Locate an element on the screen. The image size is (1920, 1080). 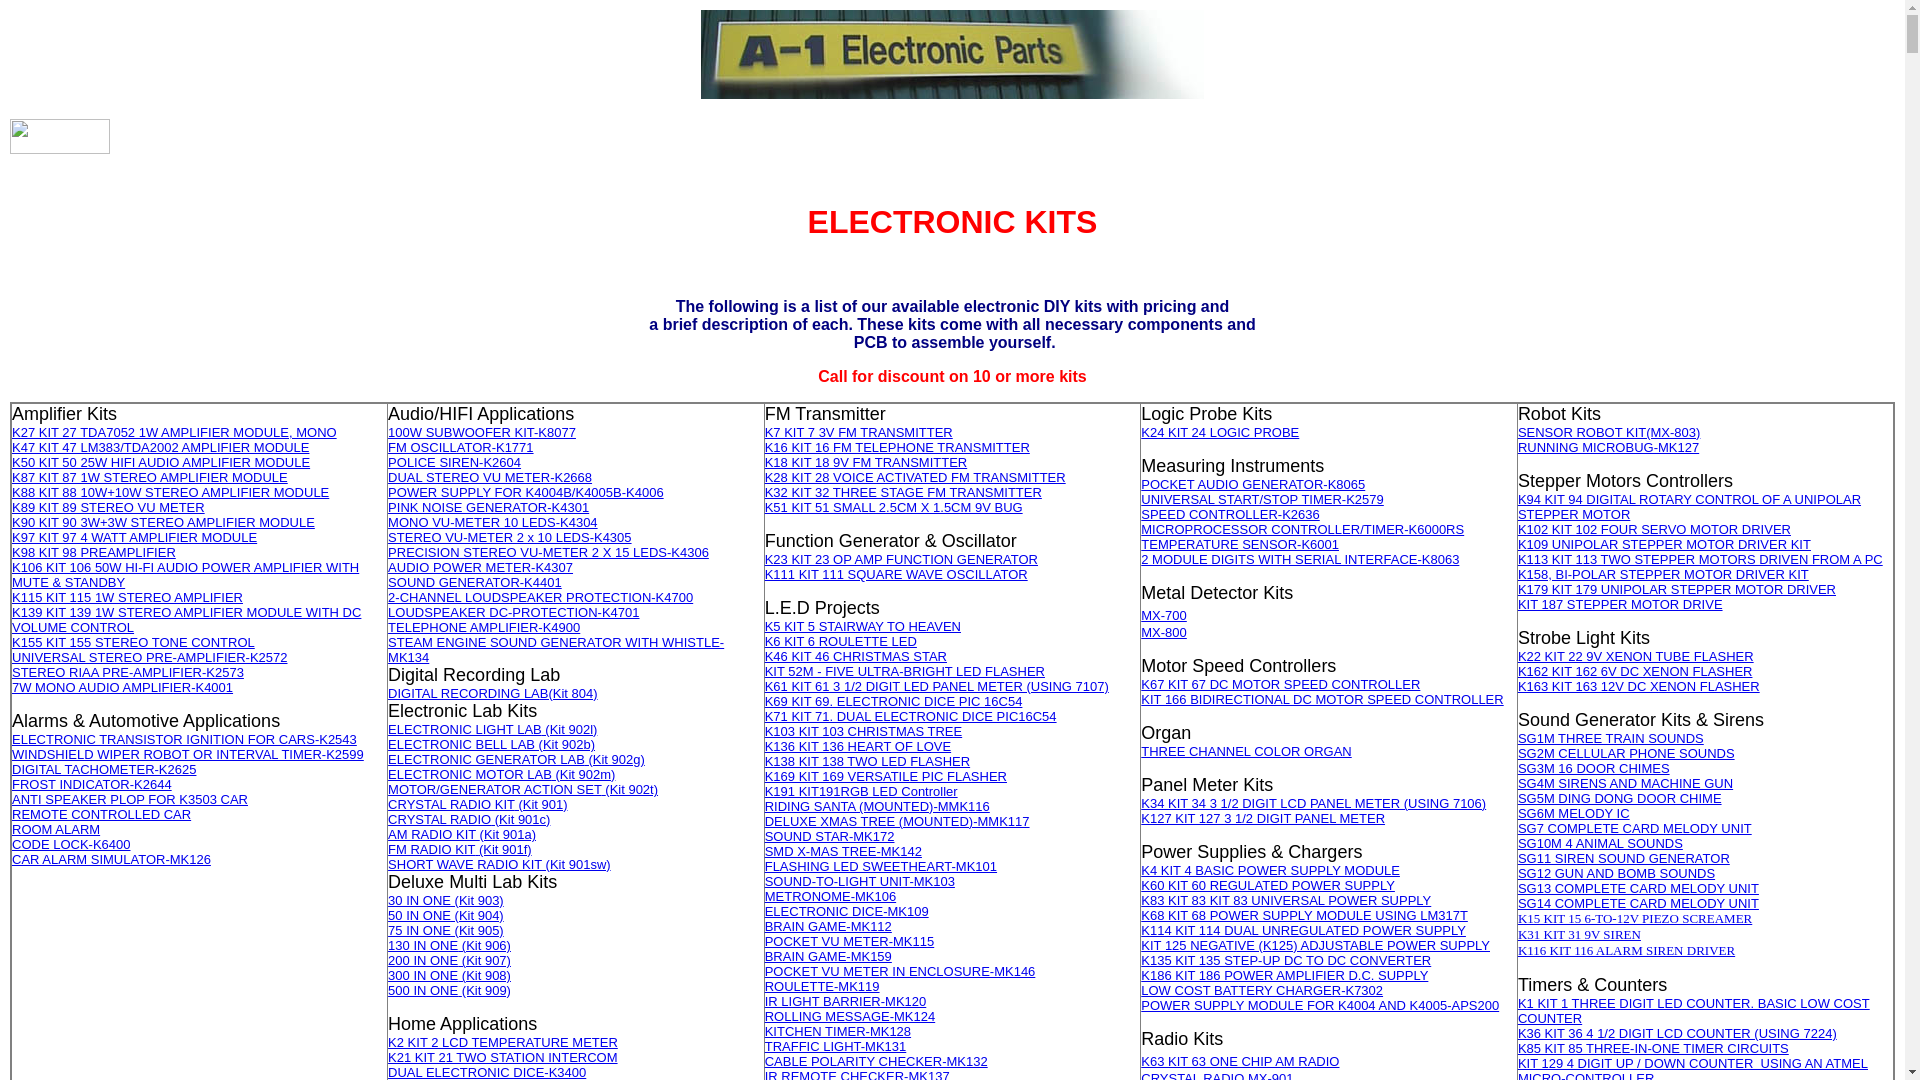
'MONO VU-METER 10 LEDS-K4304' is located at coordinates (493, 521).